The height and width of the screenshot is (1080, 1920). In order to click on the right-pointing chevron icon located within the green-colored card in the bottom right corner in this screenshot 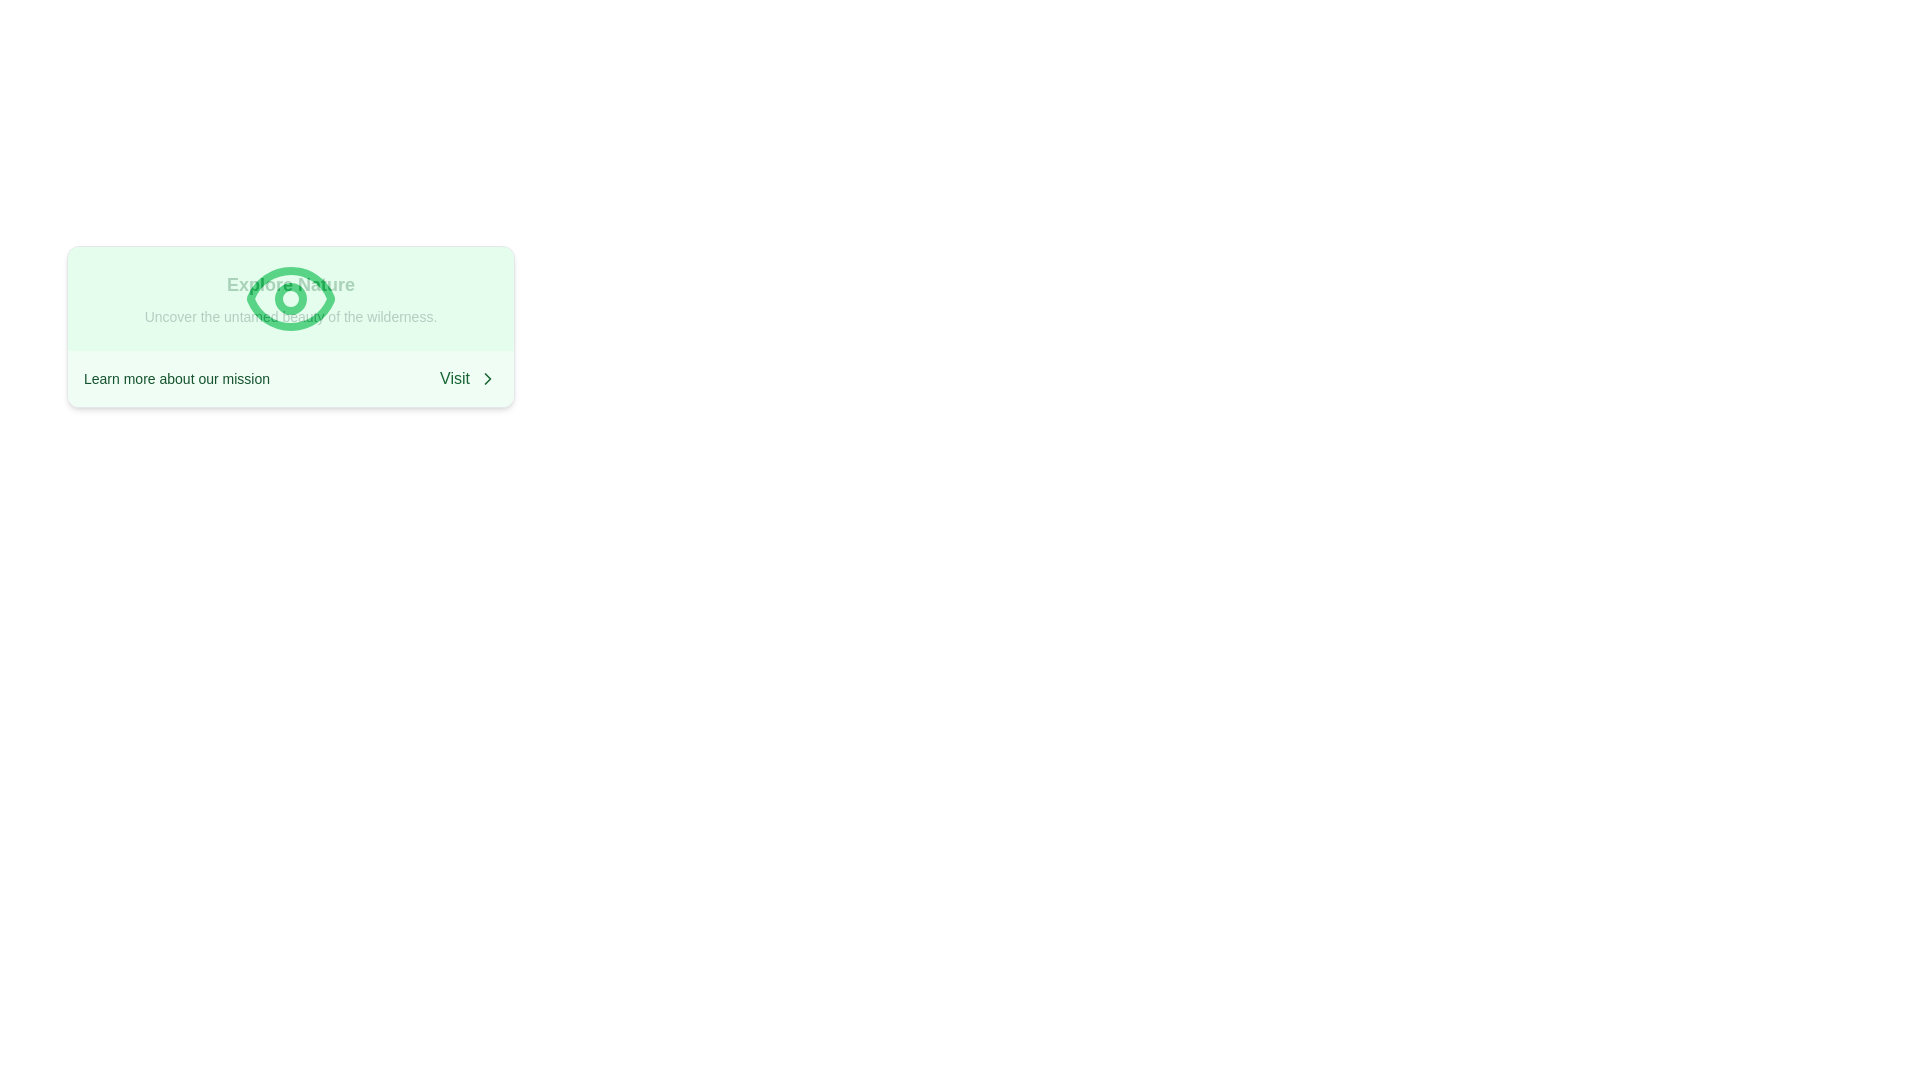, I will do `click(488, 378)`.